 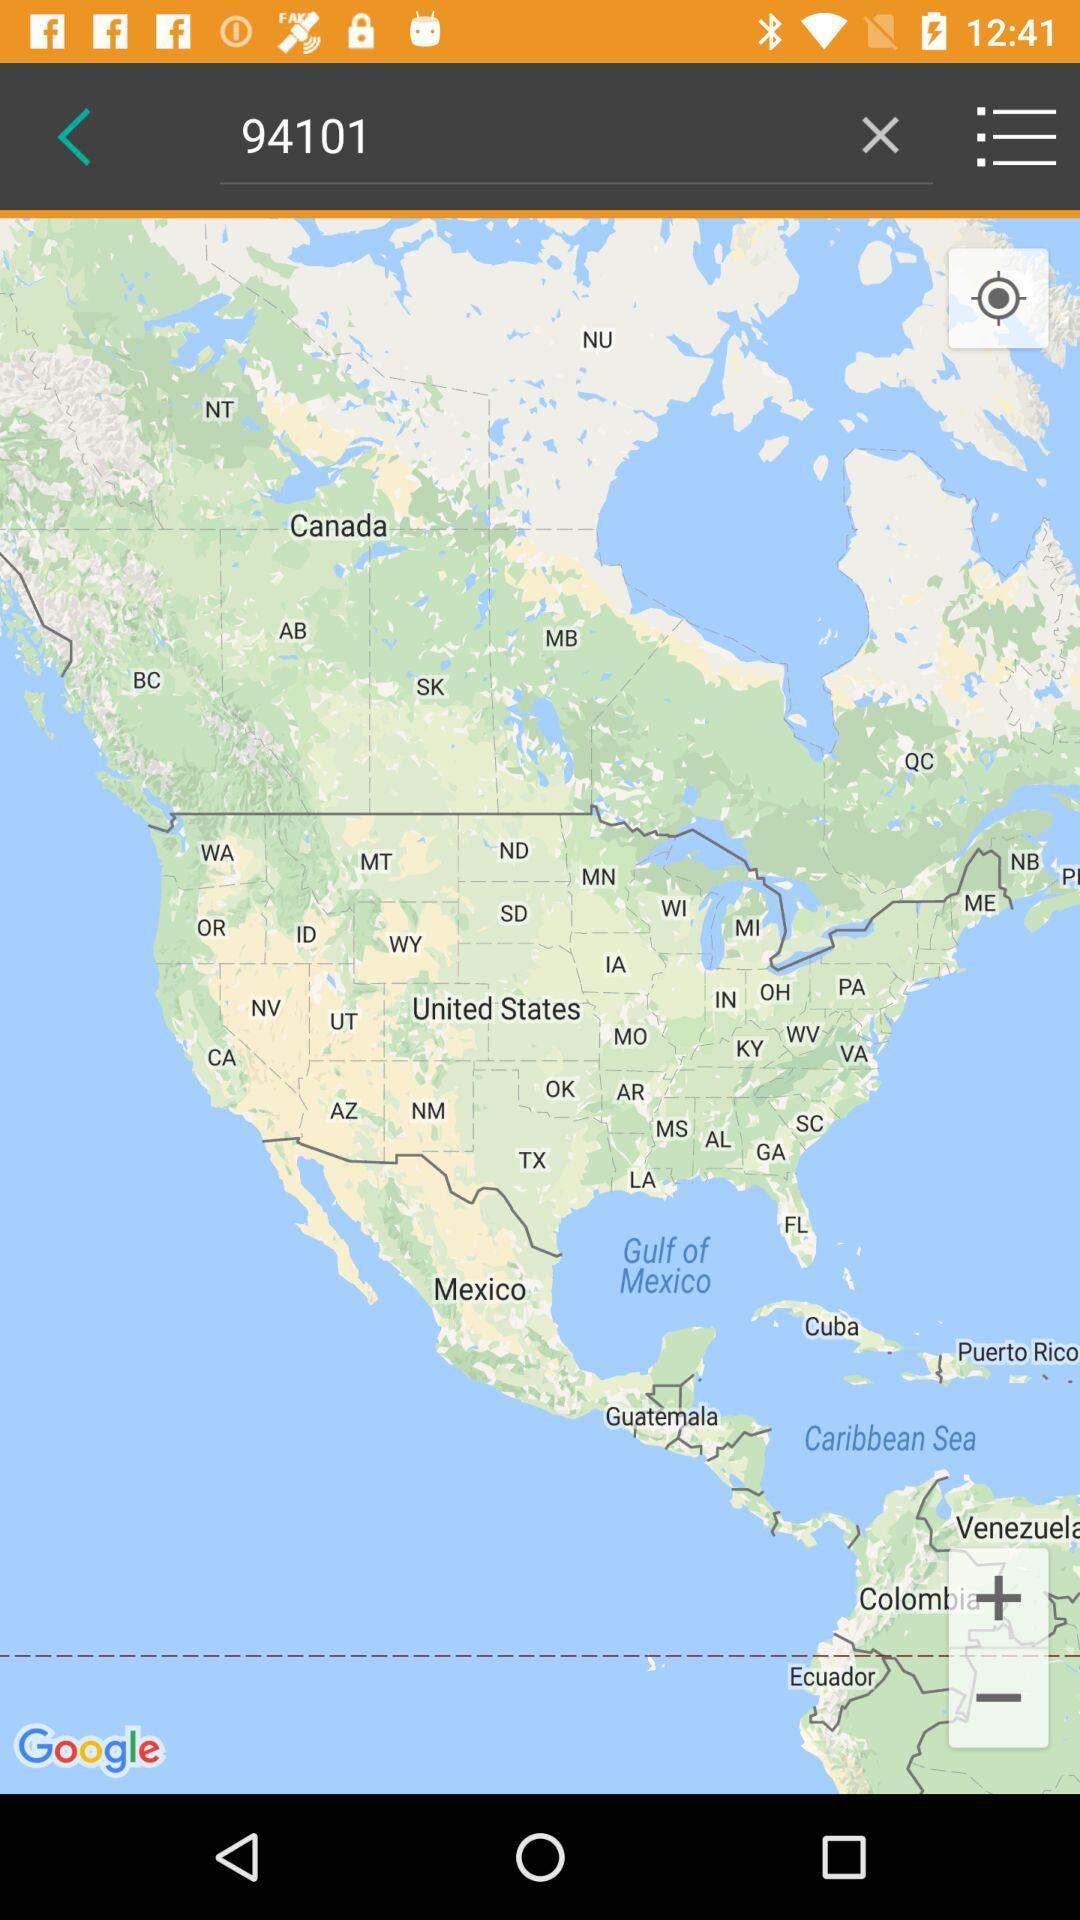 I want to click on the add icon, so click(x=998, y=1595).